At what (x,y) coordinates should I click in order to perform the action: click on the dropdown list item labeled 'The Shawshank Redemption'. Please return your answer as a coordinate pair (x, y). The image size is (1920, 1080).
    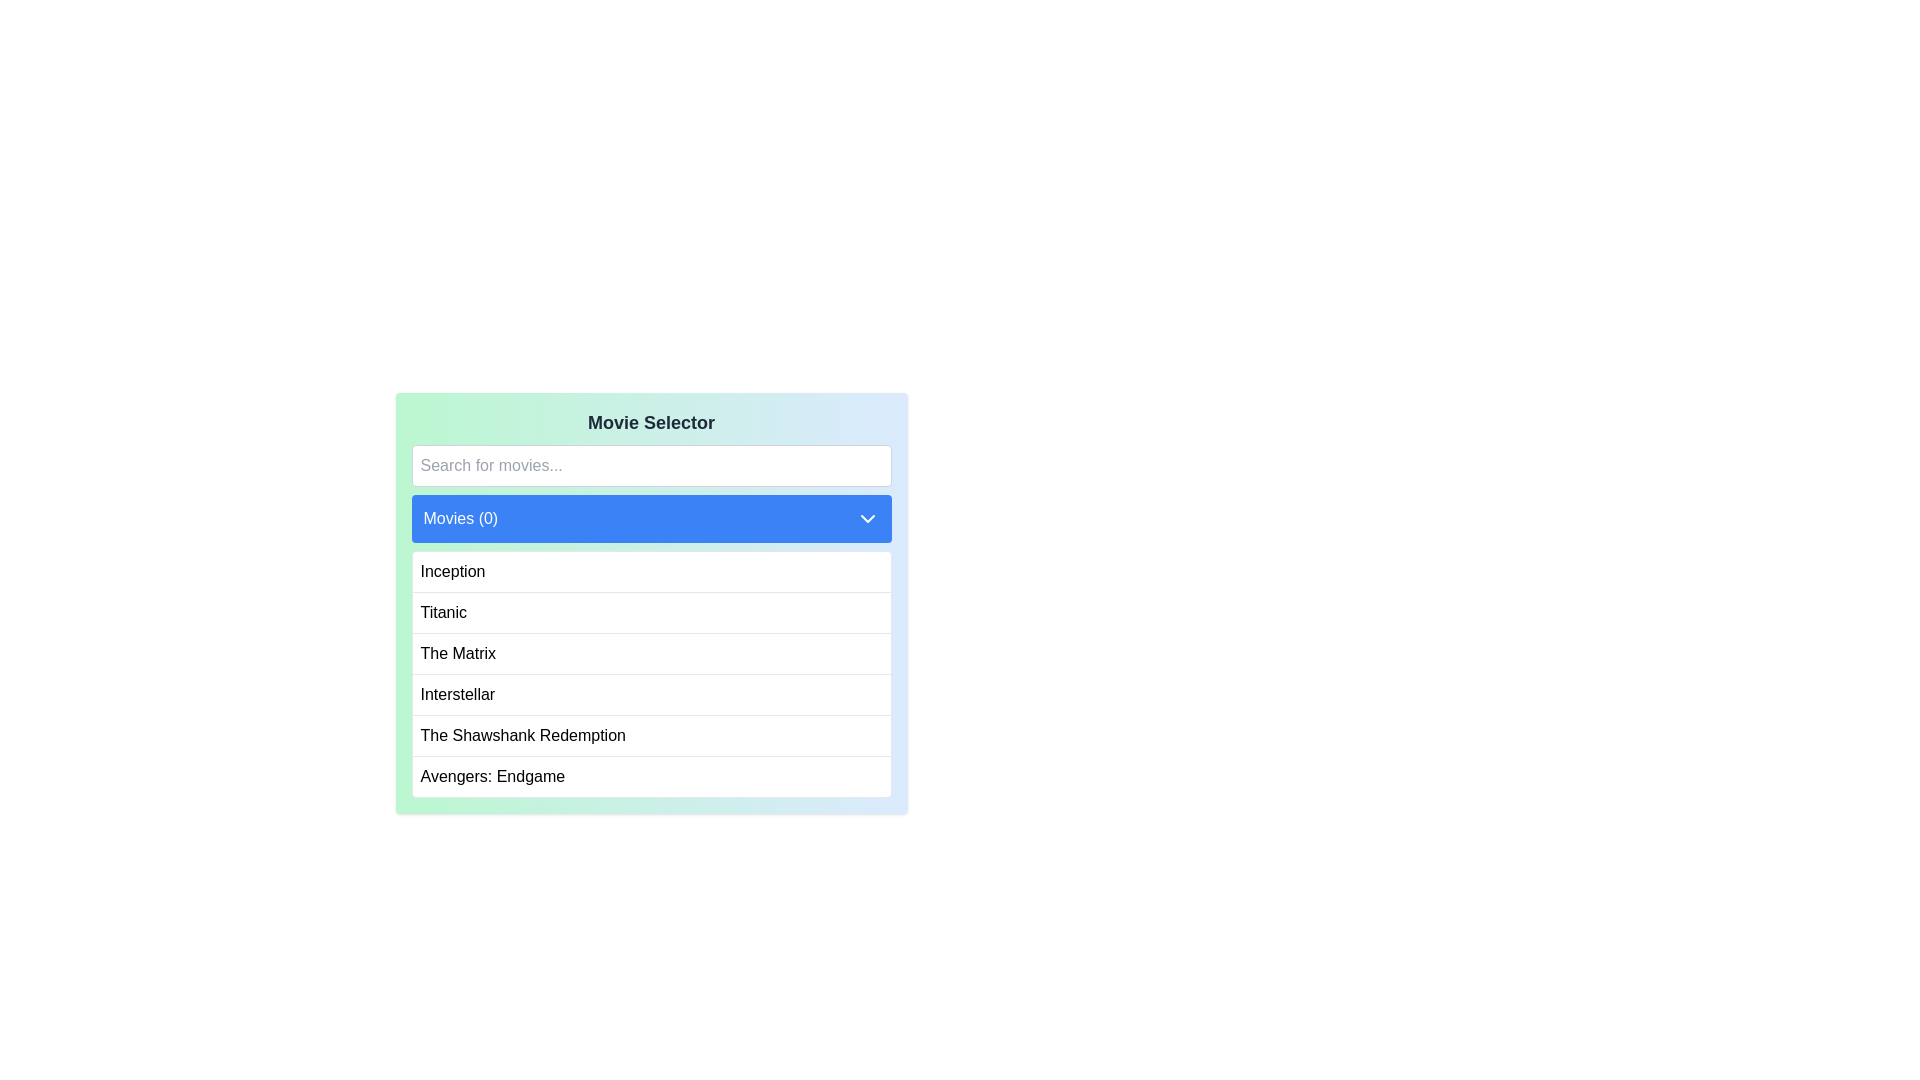
    Looking at the image, I should click on (523, 736).